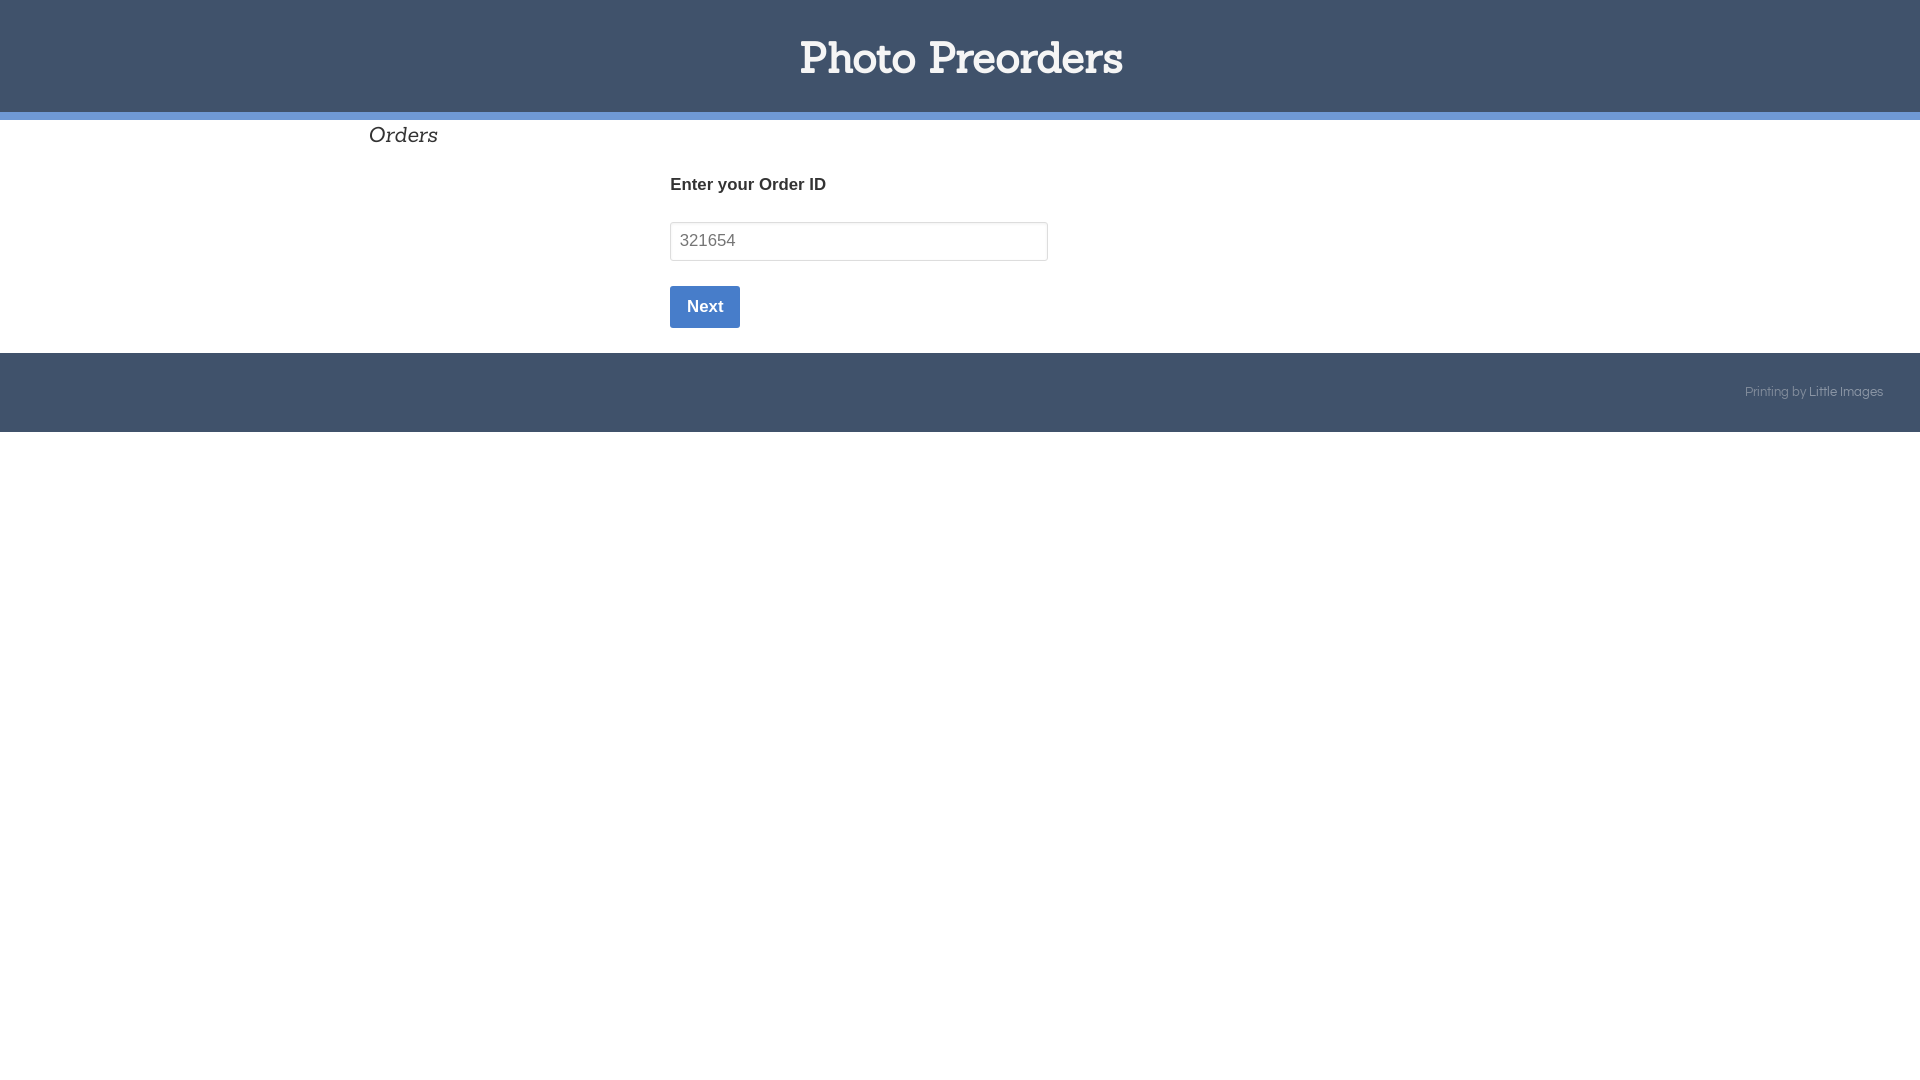  What do you see at coordinates (1845, 392) in the screenshot?
I see `'Little Images'` at bounding box center [1845, 392].